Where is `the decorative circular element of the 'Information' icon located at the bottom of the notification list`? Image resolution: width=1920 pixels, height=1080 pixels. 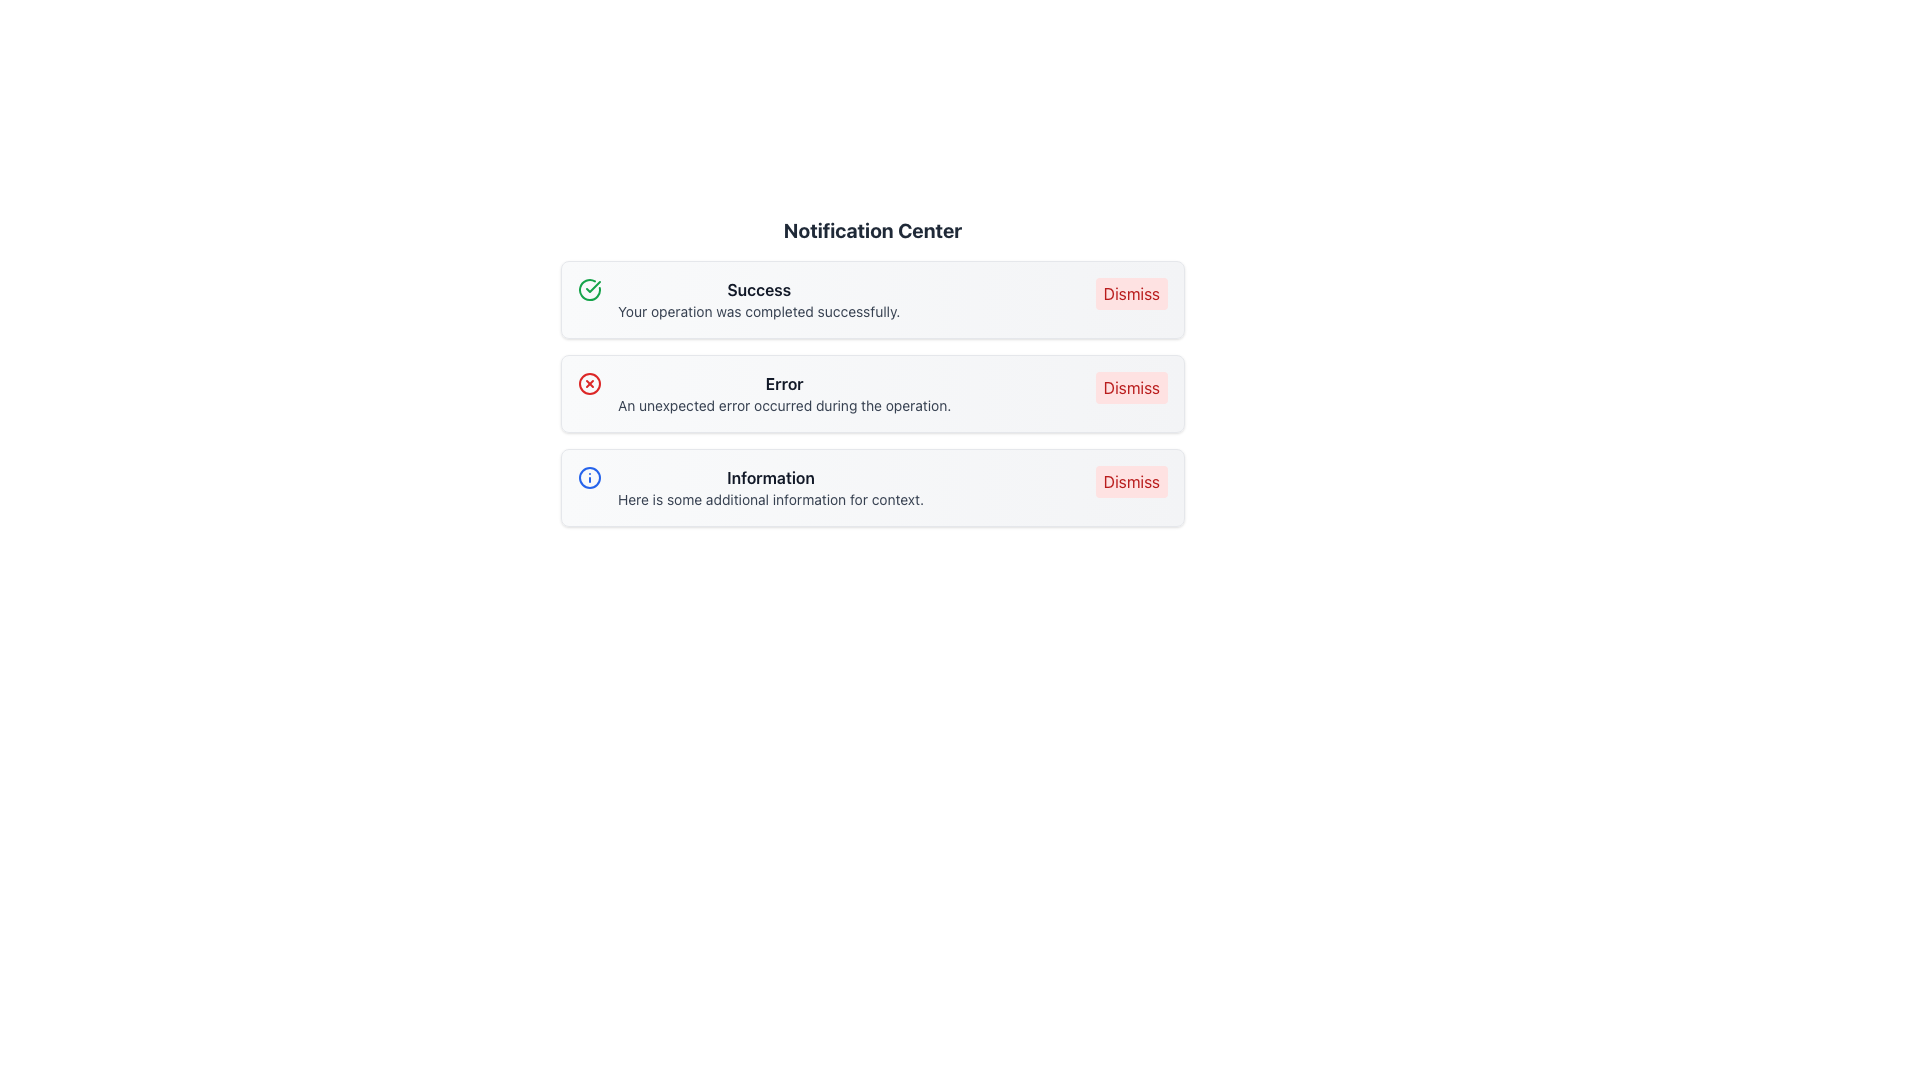 the decorative circular element of the 'Information' icon located at the bottom of the notification list is located at coordinates (589, 478).